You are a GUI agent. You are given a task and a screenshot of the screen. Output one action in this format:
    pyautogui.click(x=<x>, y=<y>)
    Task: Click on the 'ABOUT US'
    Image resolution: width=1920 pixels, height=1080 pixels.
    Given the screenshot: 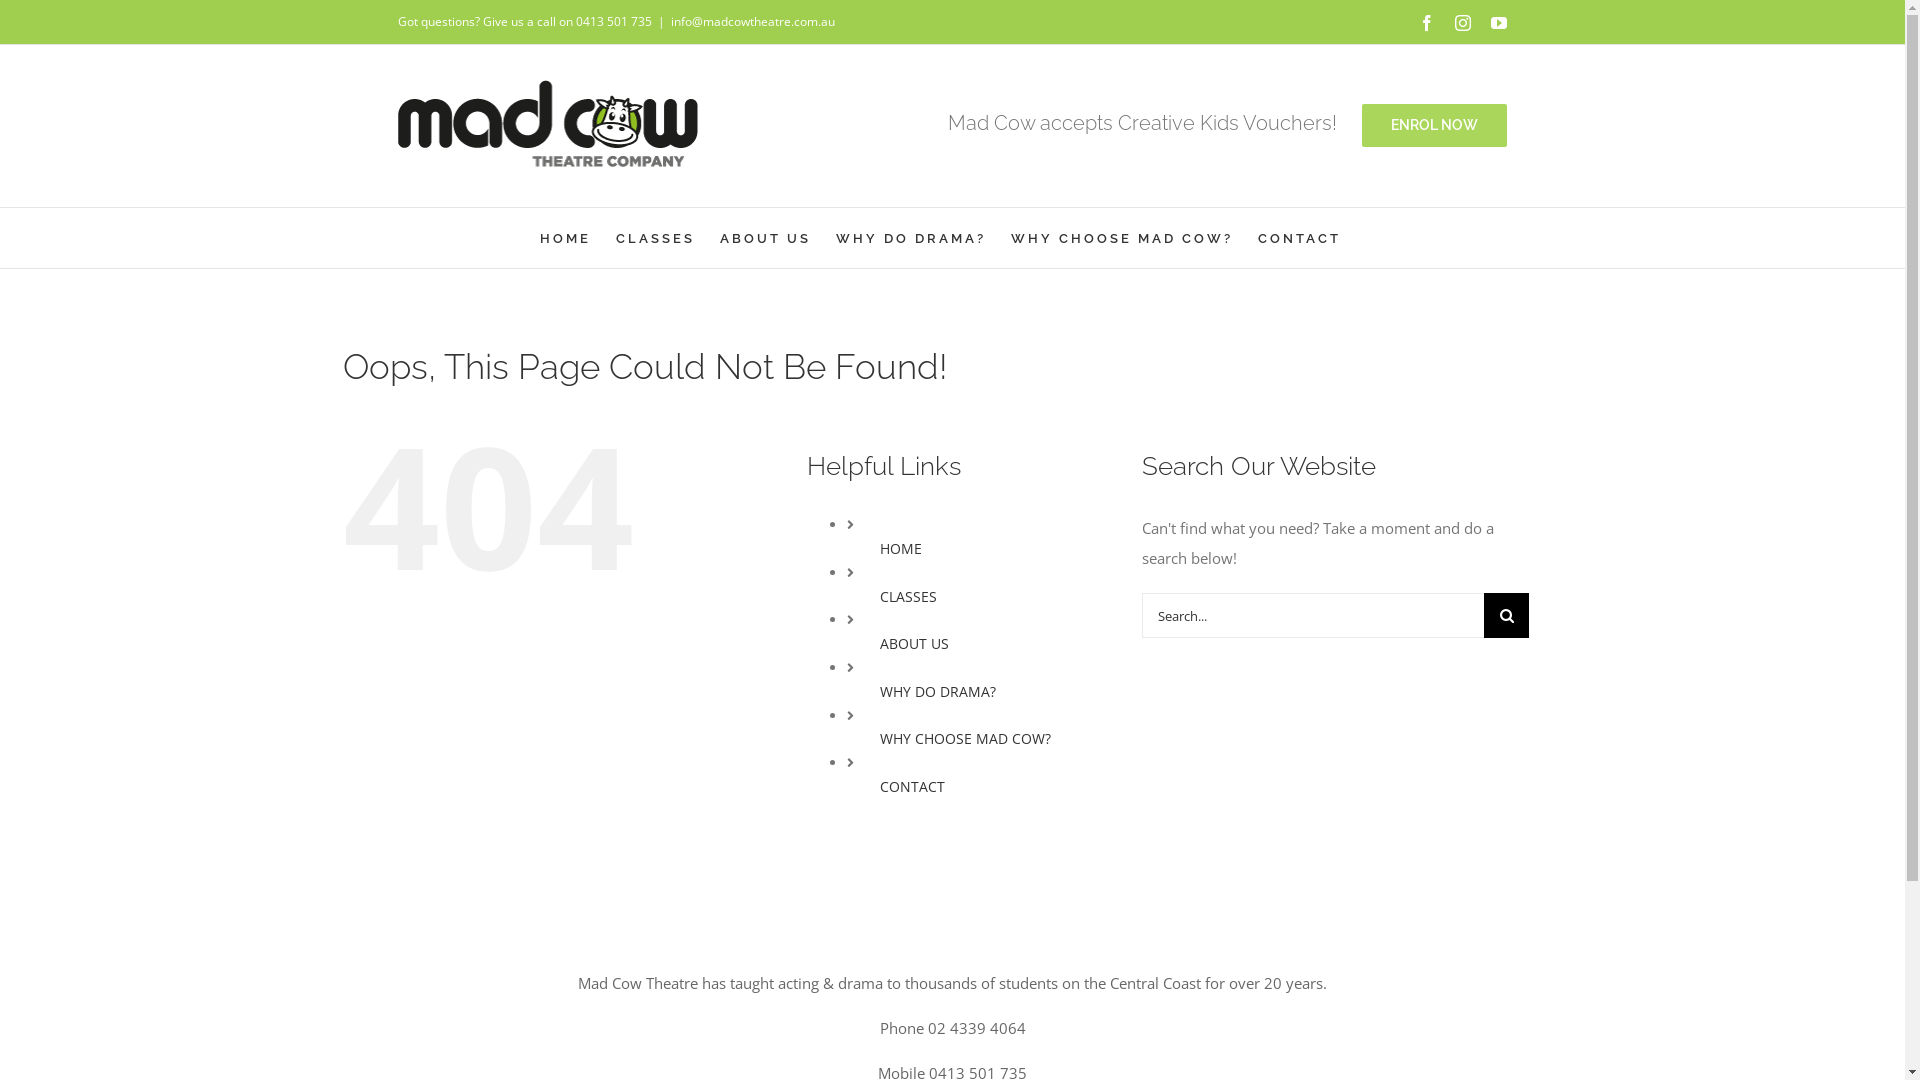 What is the action you would take?
    pyautogui.click(x=879, y=643)
    